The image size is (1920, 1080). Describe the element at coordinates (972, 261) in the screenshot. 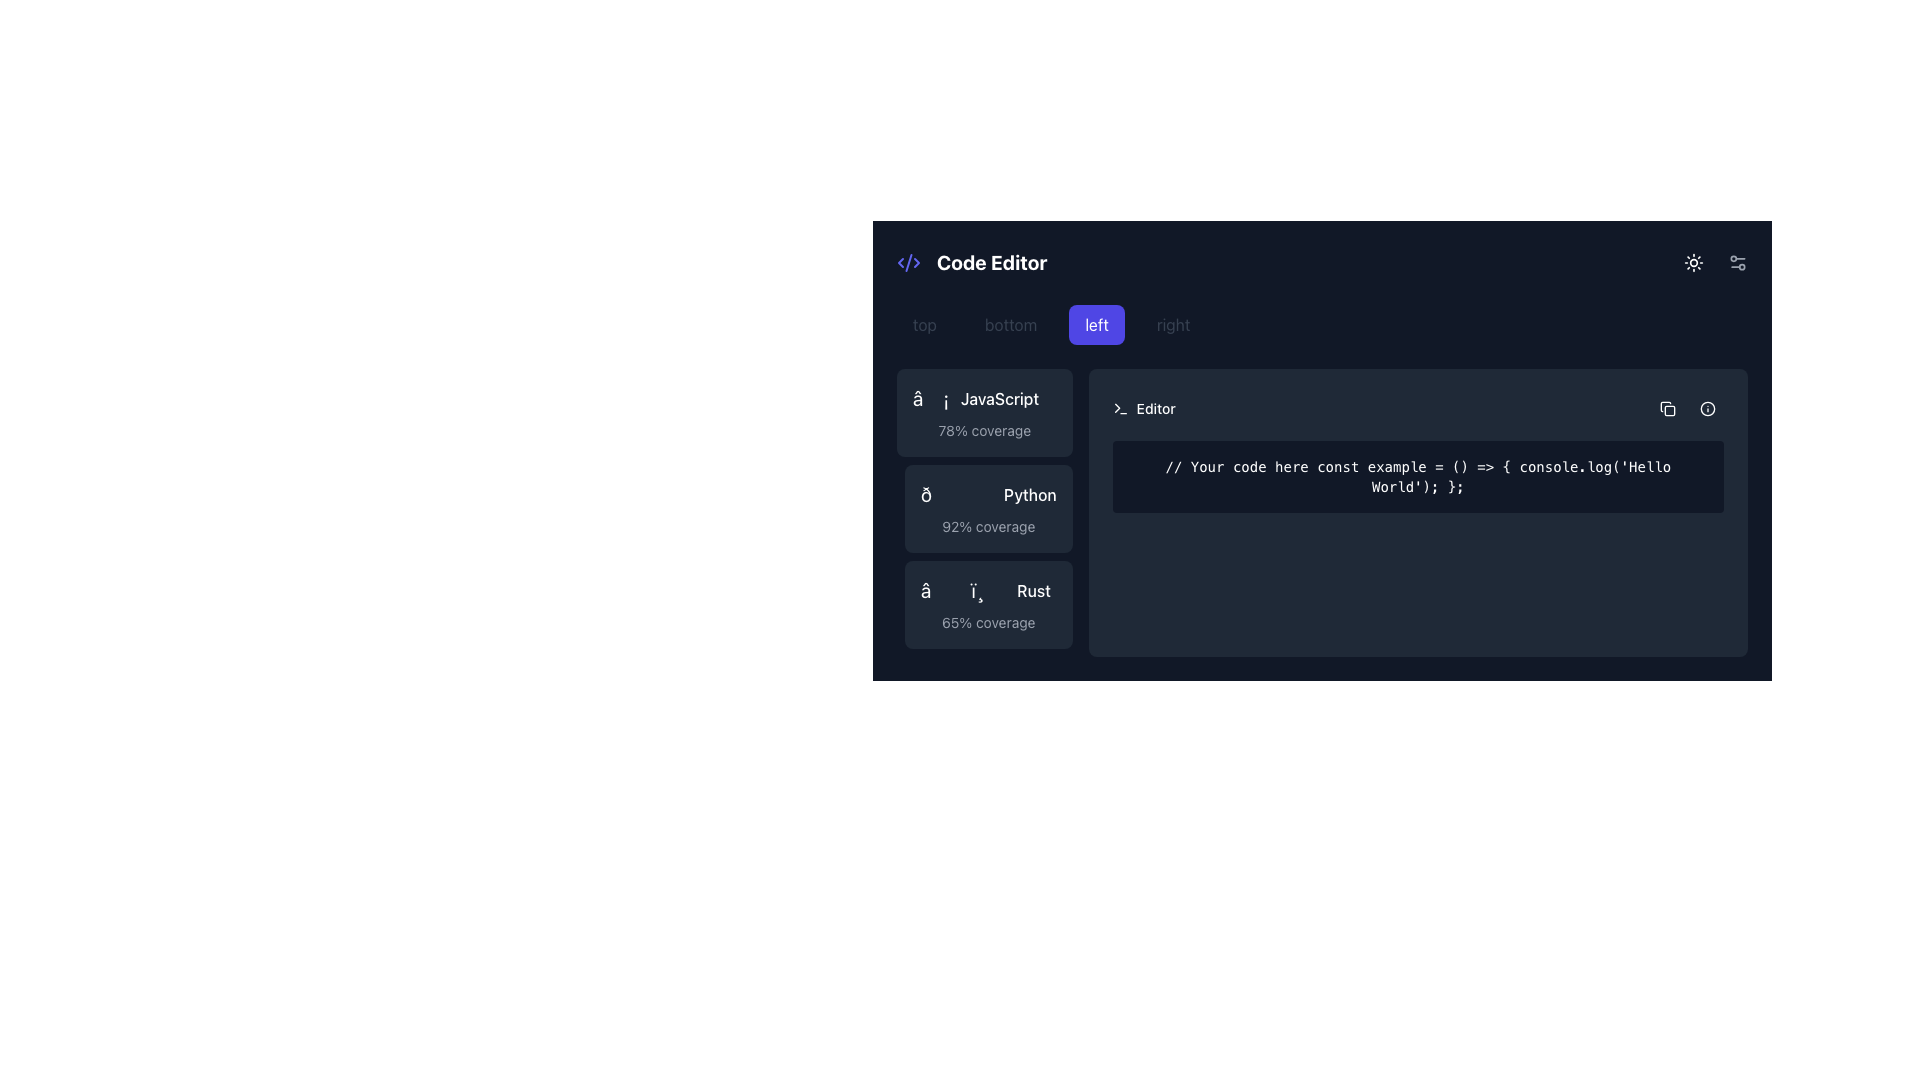

I see `the Label with an icon that serves as the title or header for the interface section, located at the top-left of the visible interface` at that location.